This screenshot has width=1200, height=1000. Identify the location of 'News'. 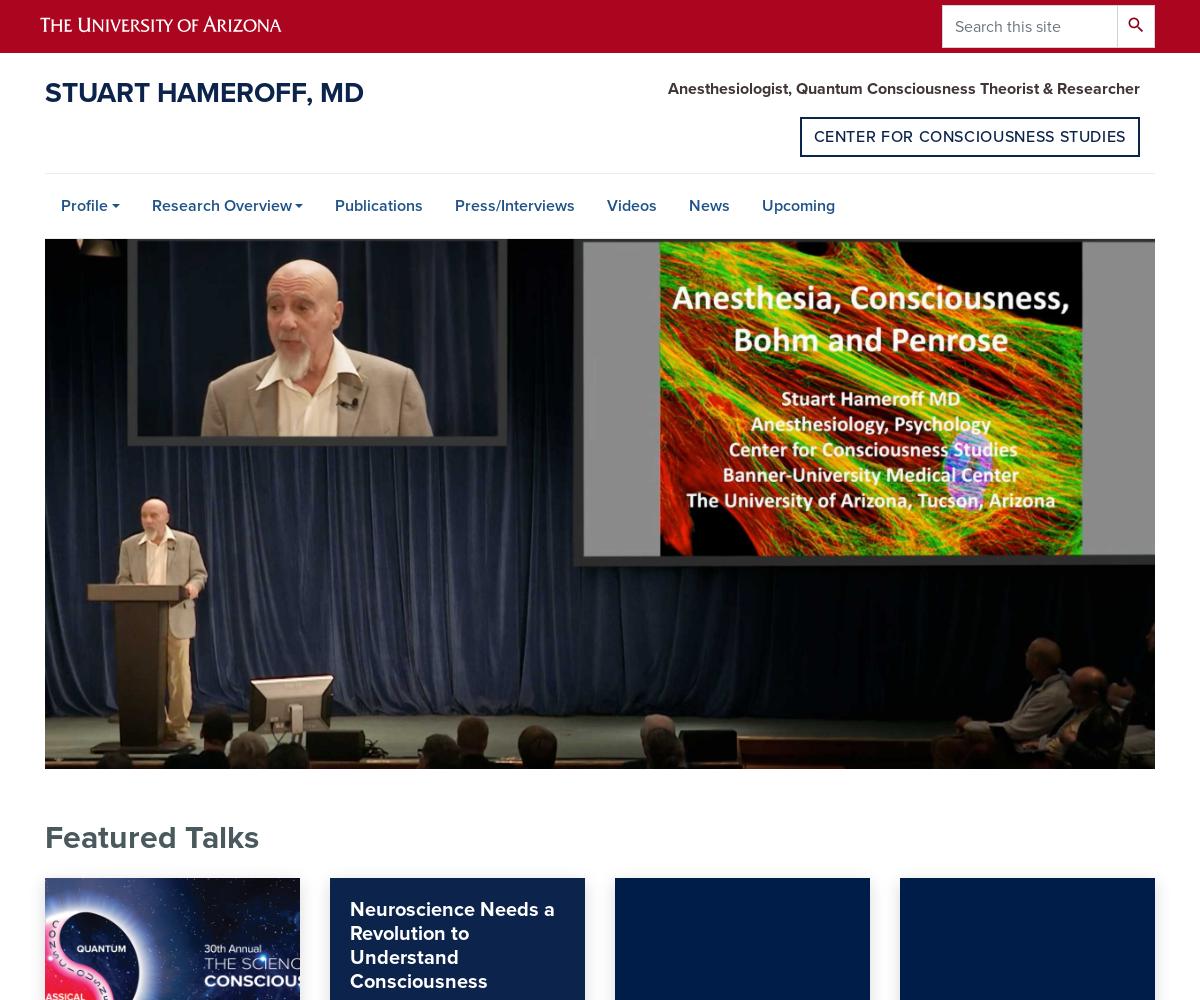
(709, 205).